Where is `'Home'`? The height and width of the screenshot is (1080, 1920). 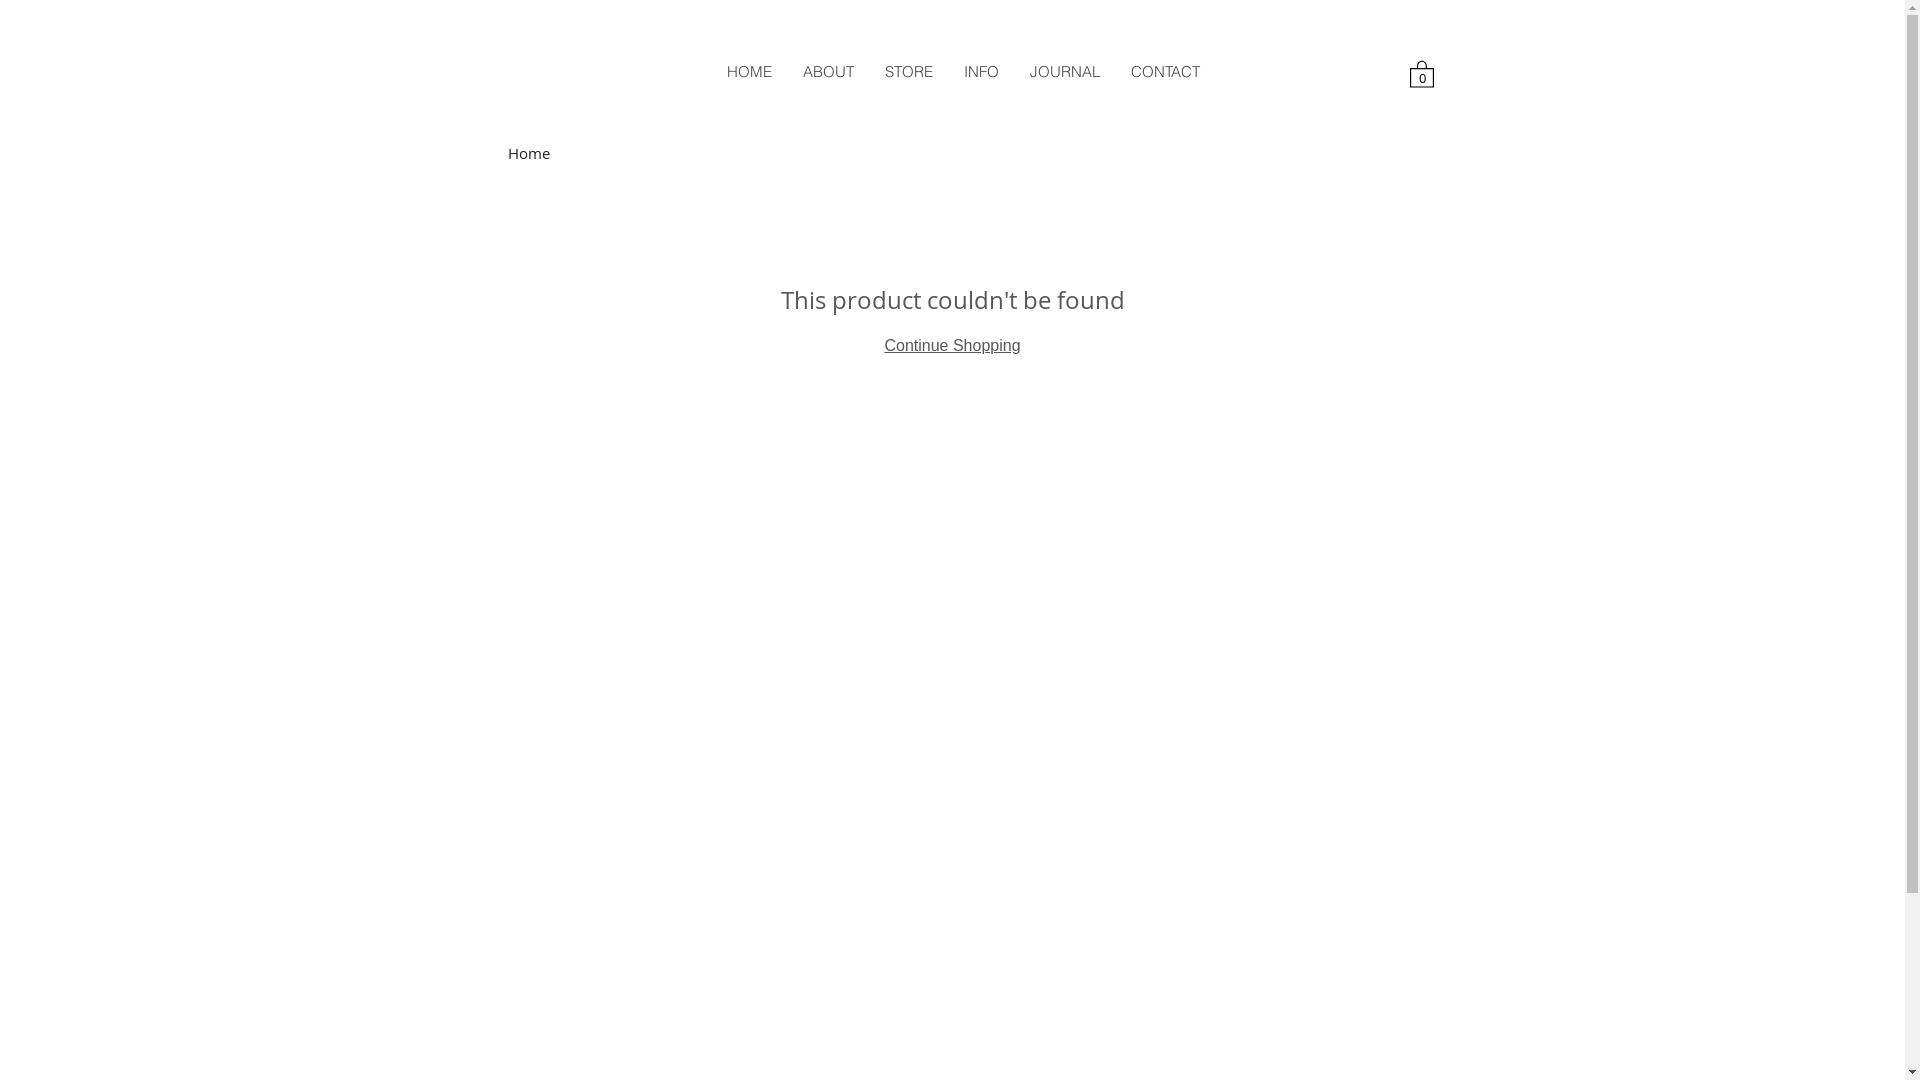
'Home' is located at coordinates (528, 152).